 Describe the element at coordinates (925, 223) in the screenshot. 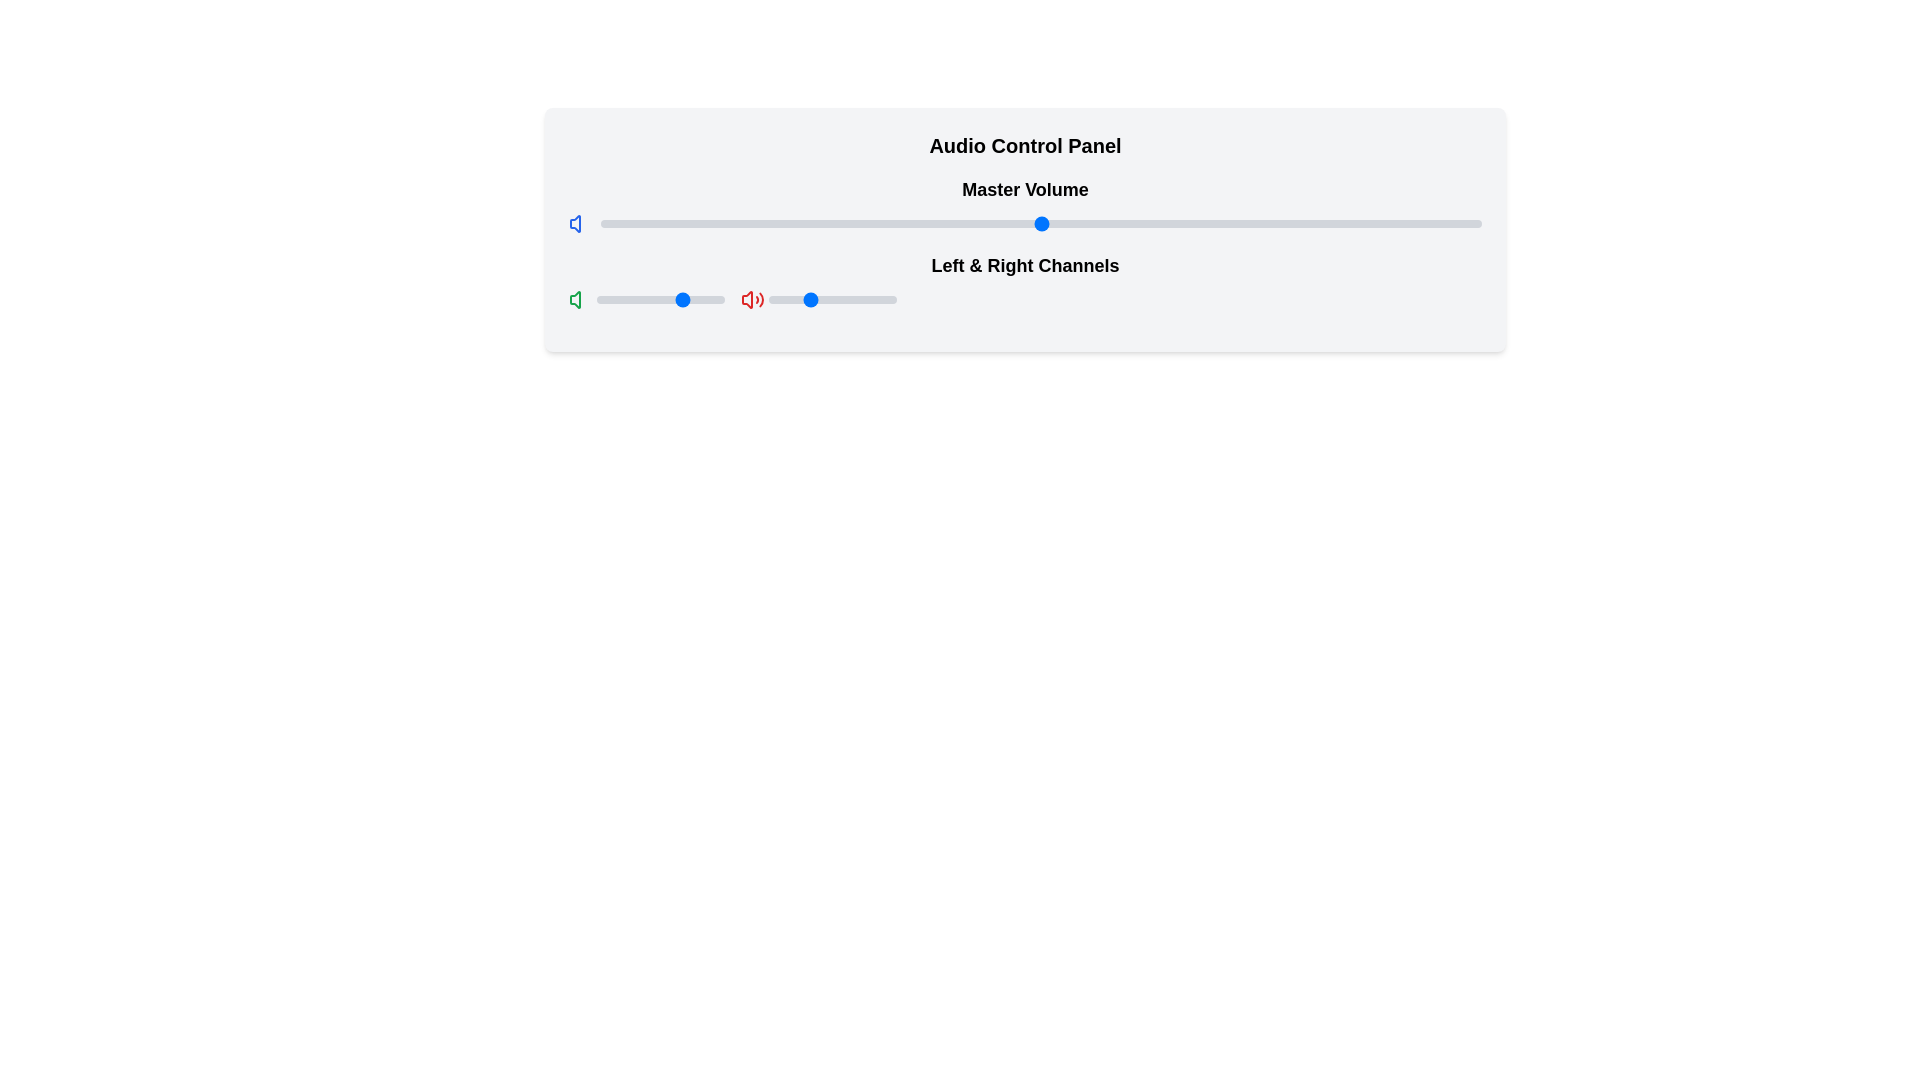

I see `the master volume` at that location.